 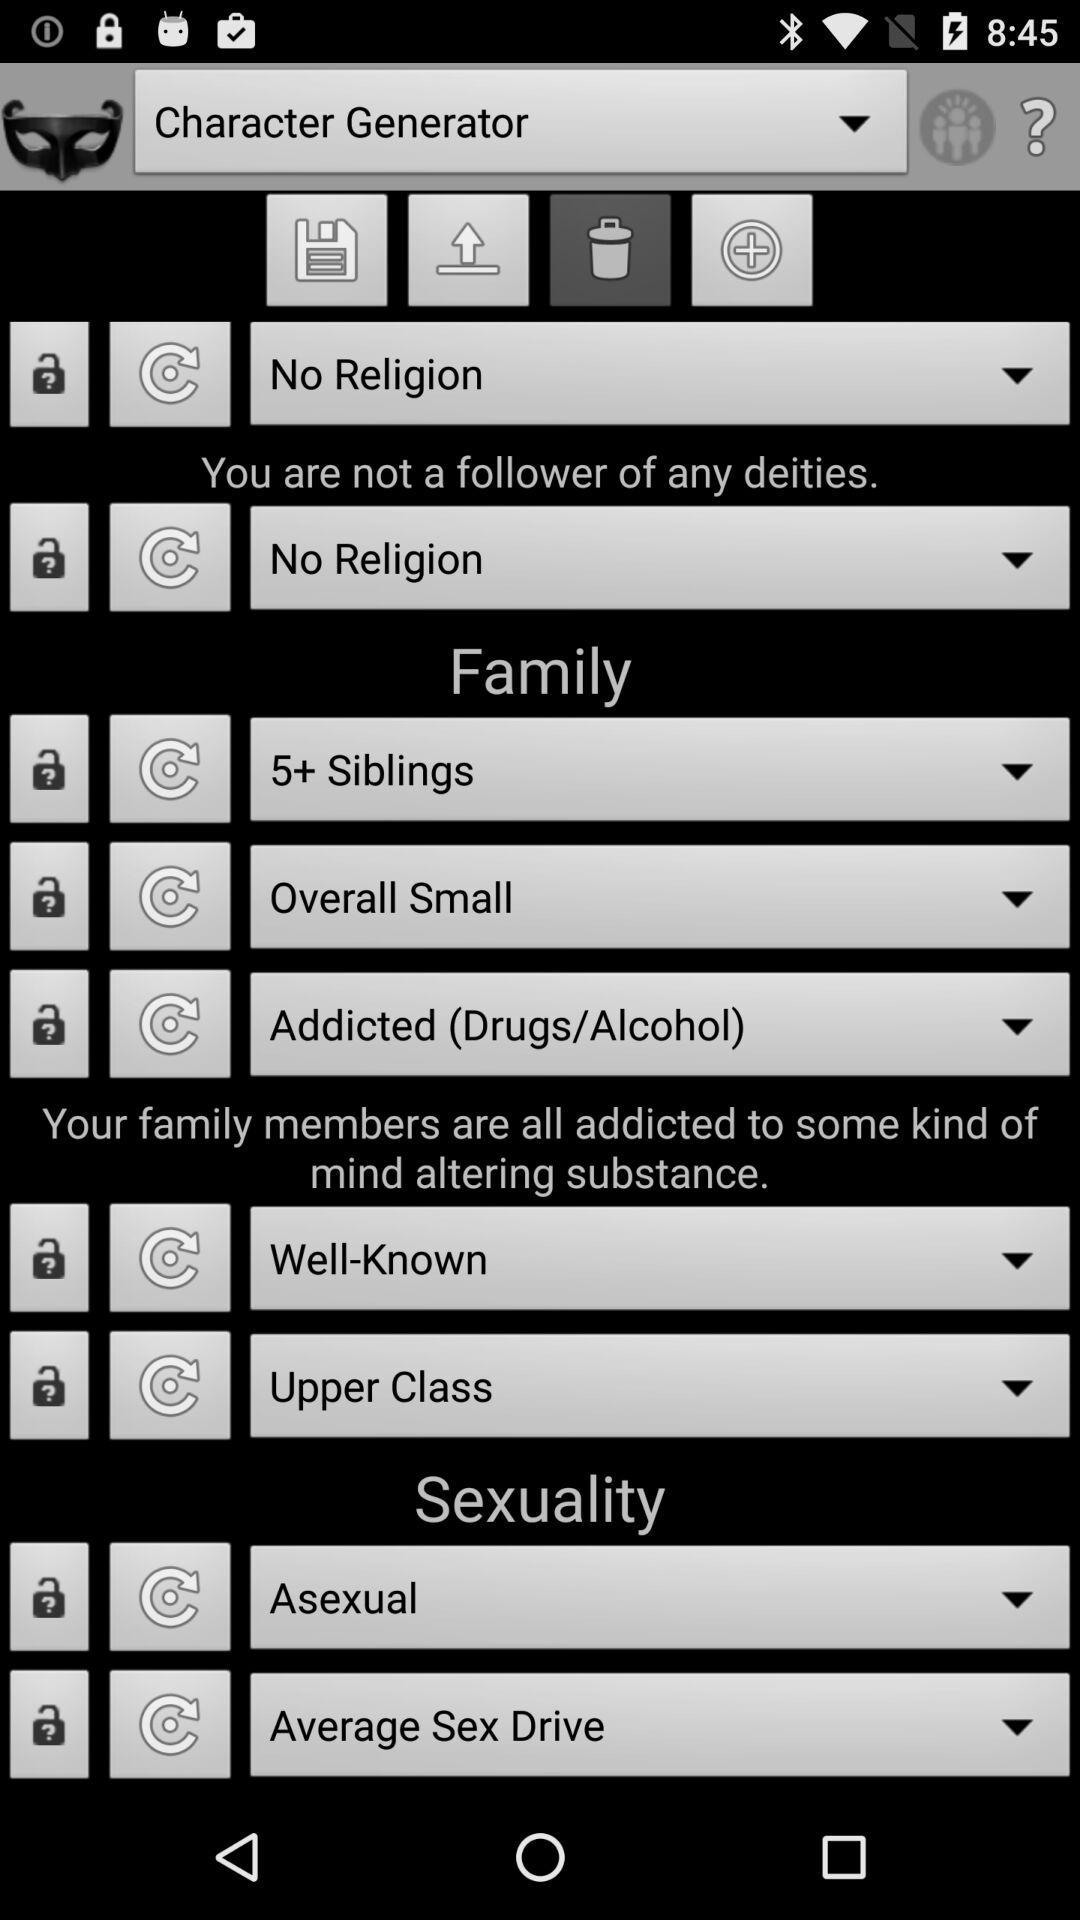 What do you see at coordinates (169, 1729) in the screenshot?
I see `randomize trait` at bounding box center [169, 1729].